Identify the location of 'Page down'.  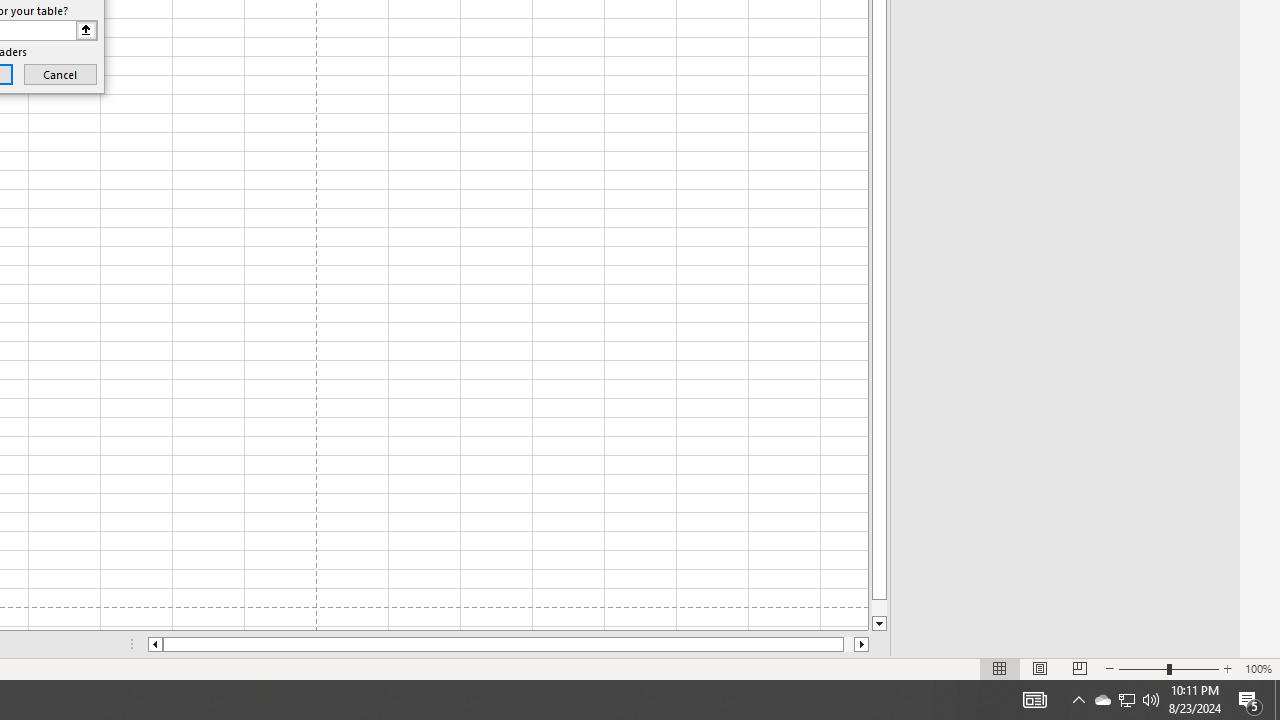
(879, 607).